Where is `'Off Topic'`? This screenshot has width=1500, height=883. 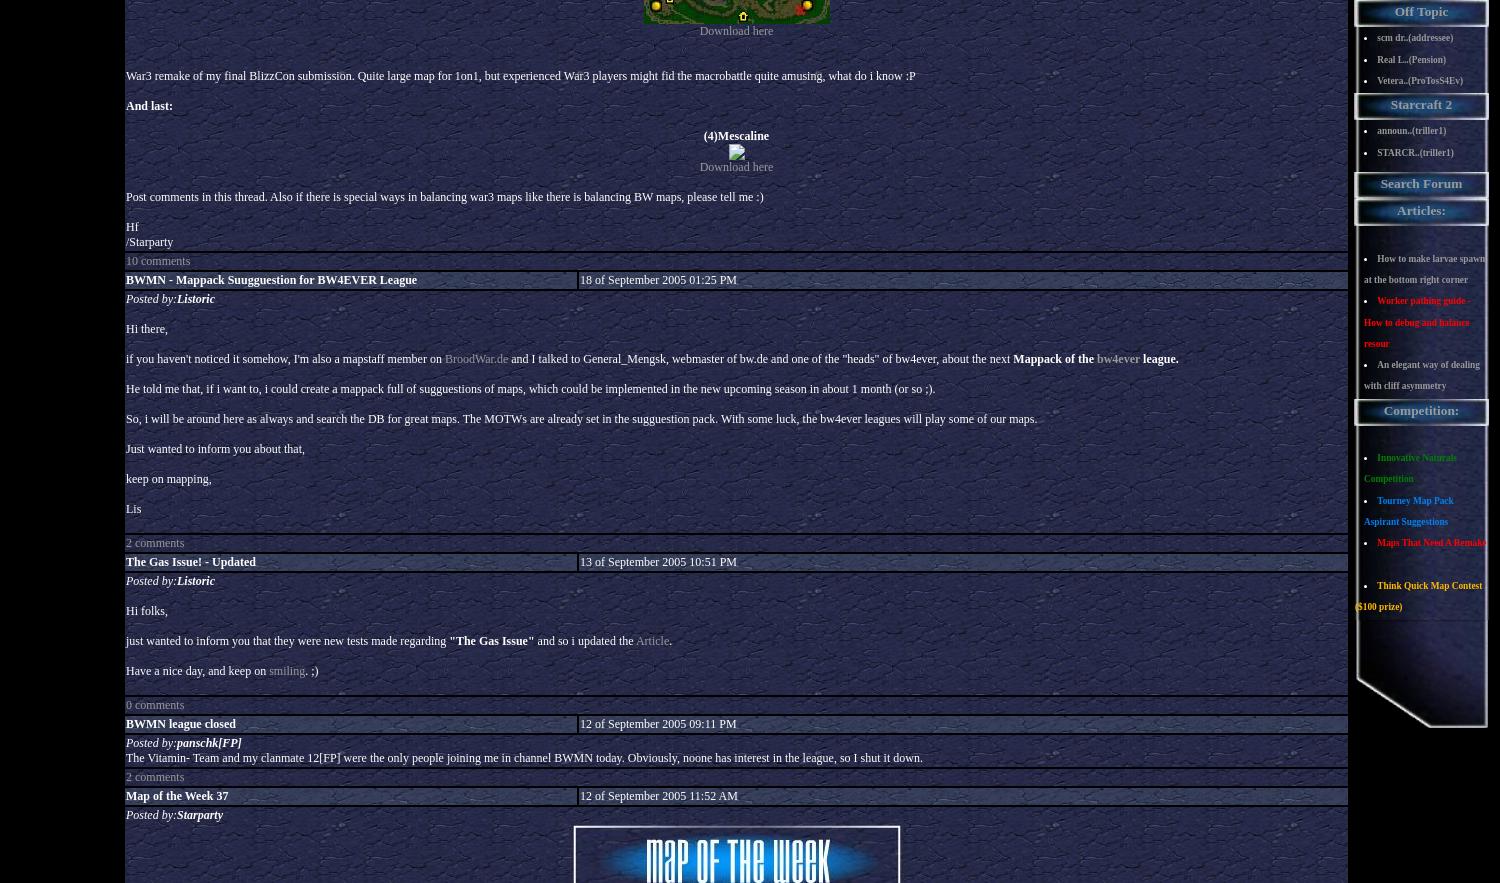 'Off Topic' is located at coordinates (1420, 11).